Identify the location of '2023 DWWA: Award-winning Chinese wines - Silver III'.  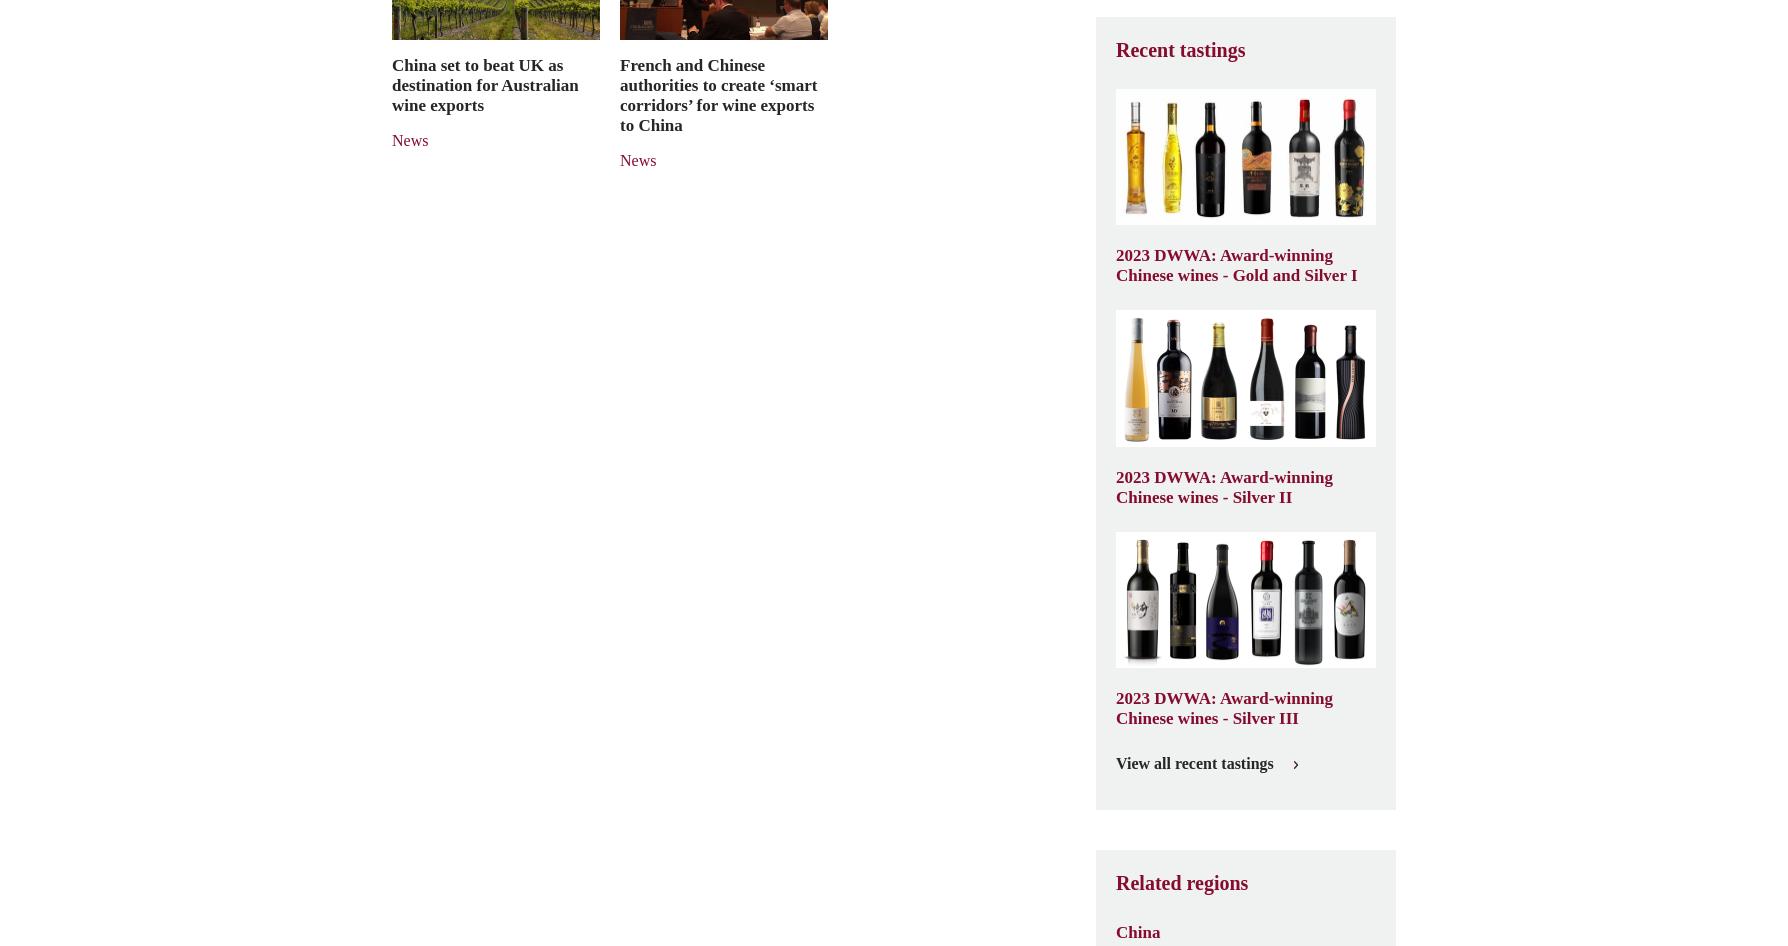
(1223, 707).